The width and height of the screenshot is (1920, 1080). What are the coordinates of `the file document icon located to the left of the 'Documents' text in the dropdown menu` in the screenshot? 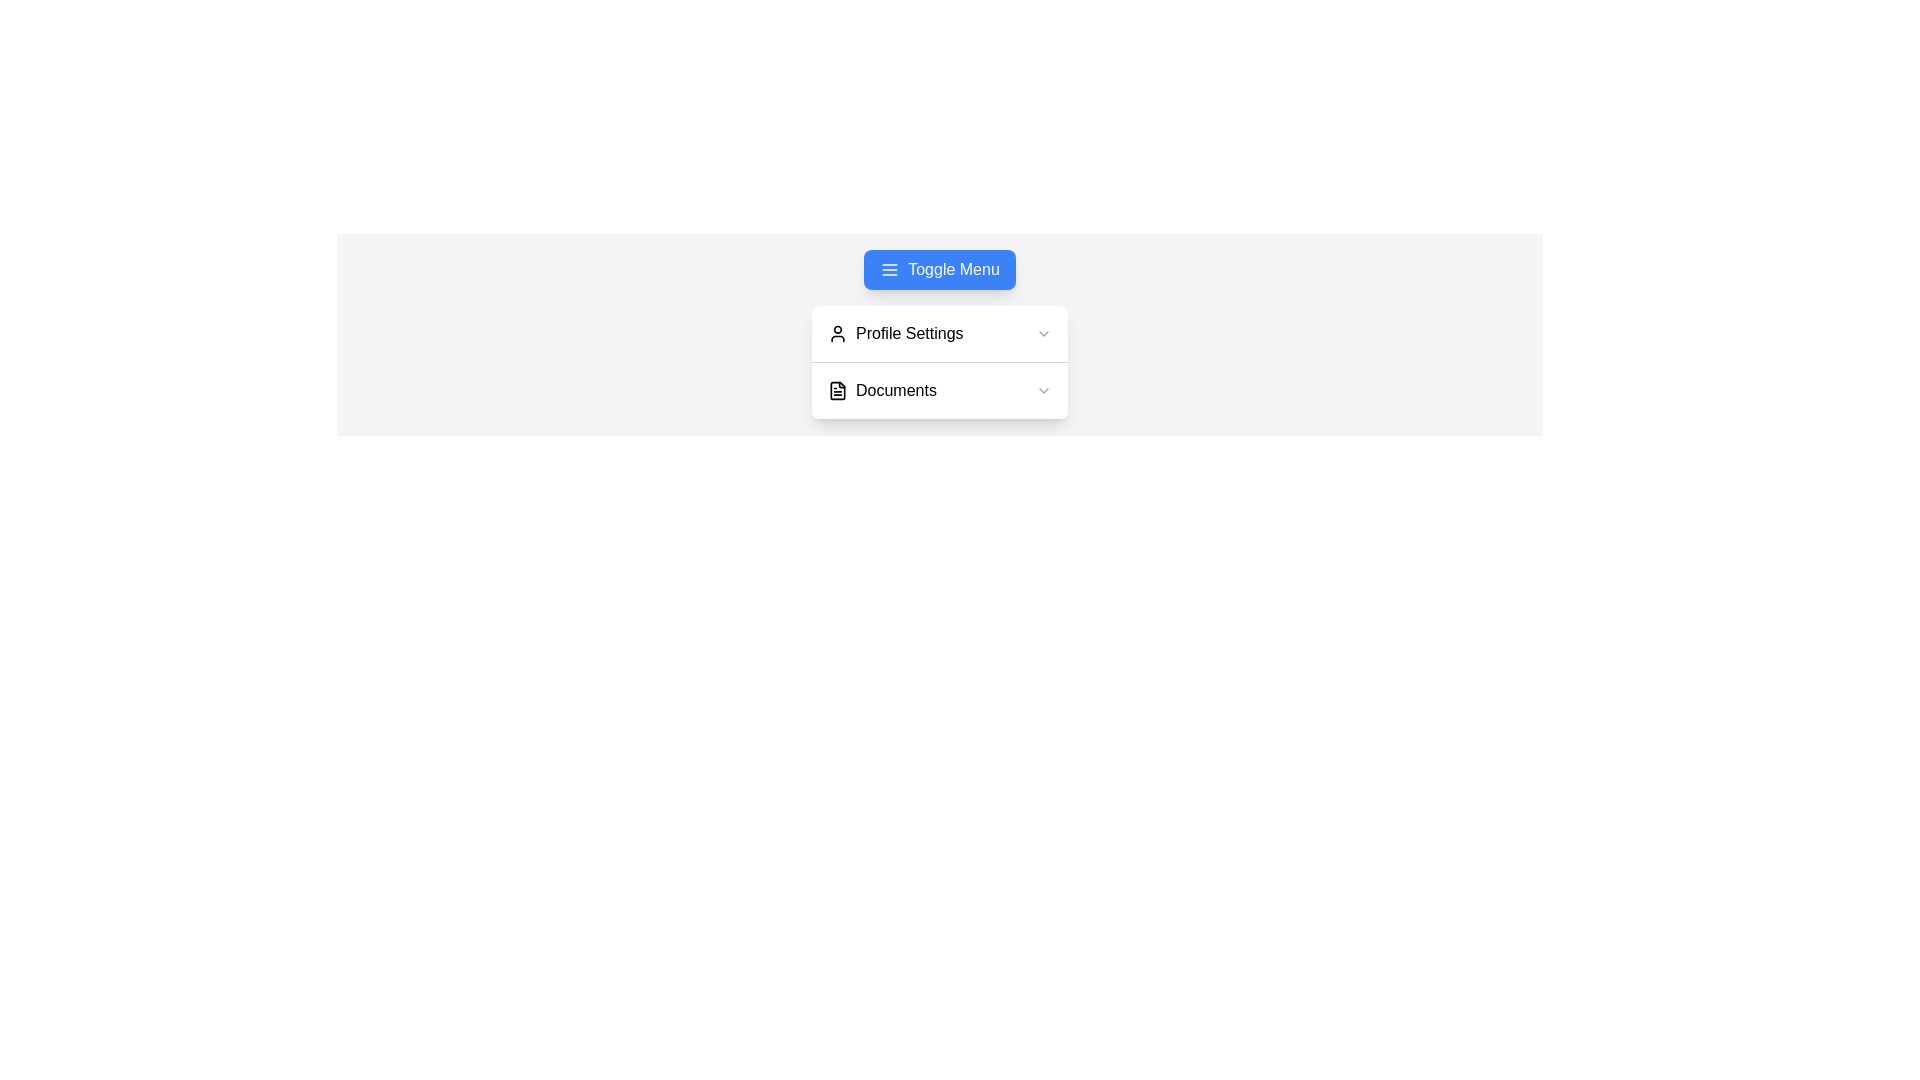 It's located at (838, 390).